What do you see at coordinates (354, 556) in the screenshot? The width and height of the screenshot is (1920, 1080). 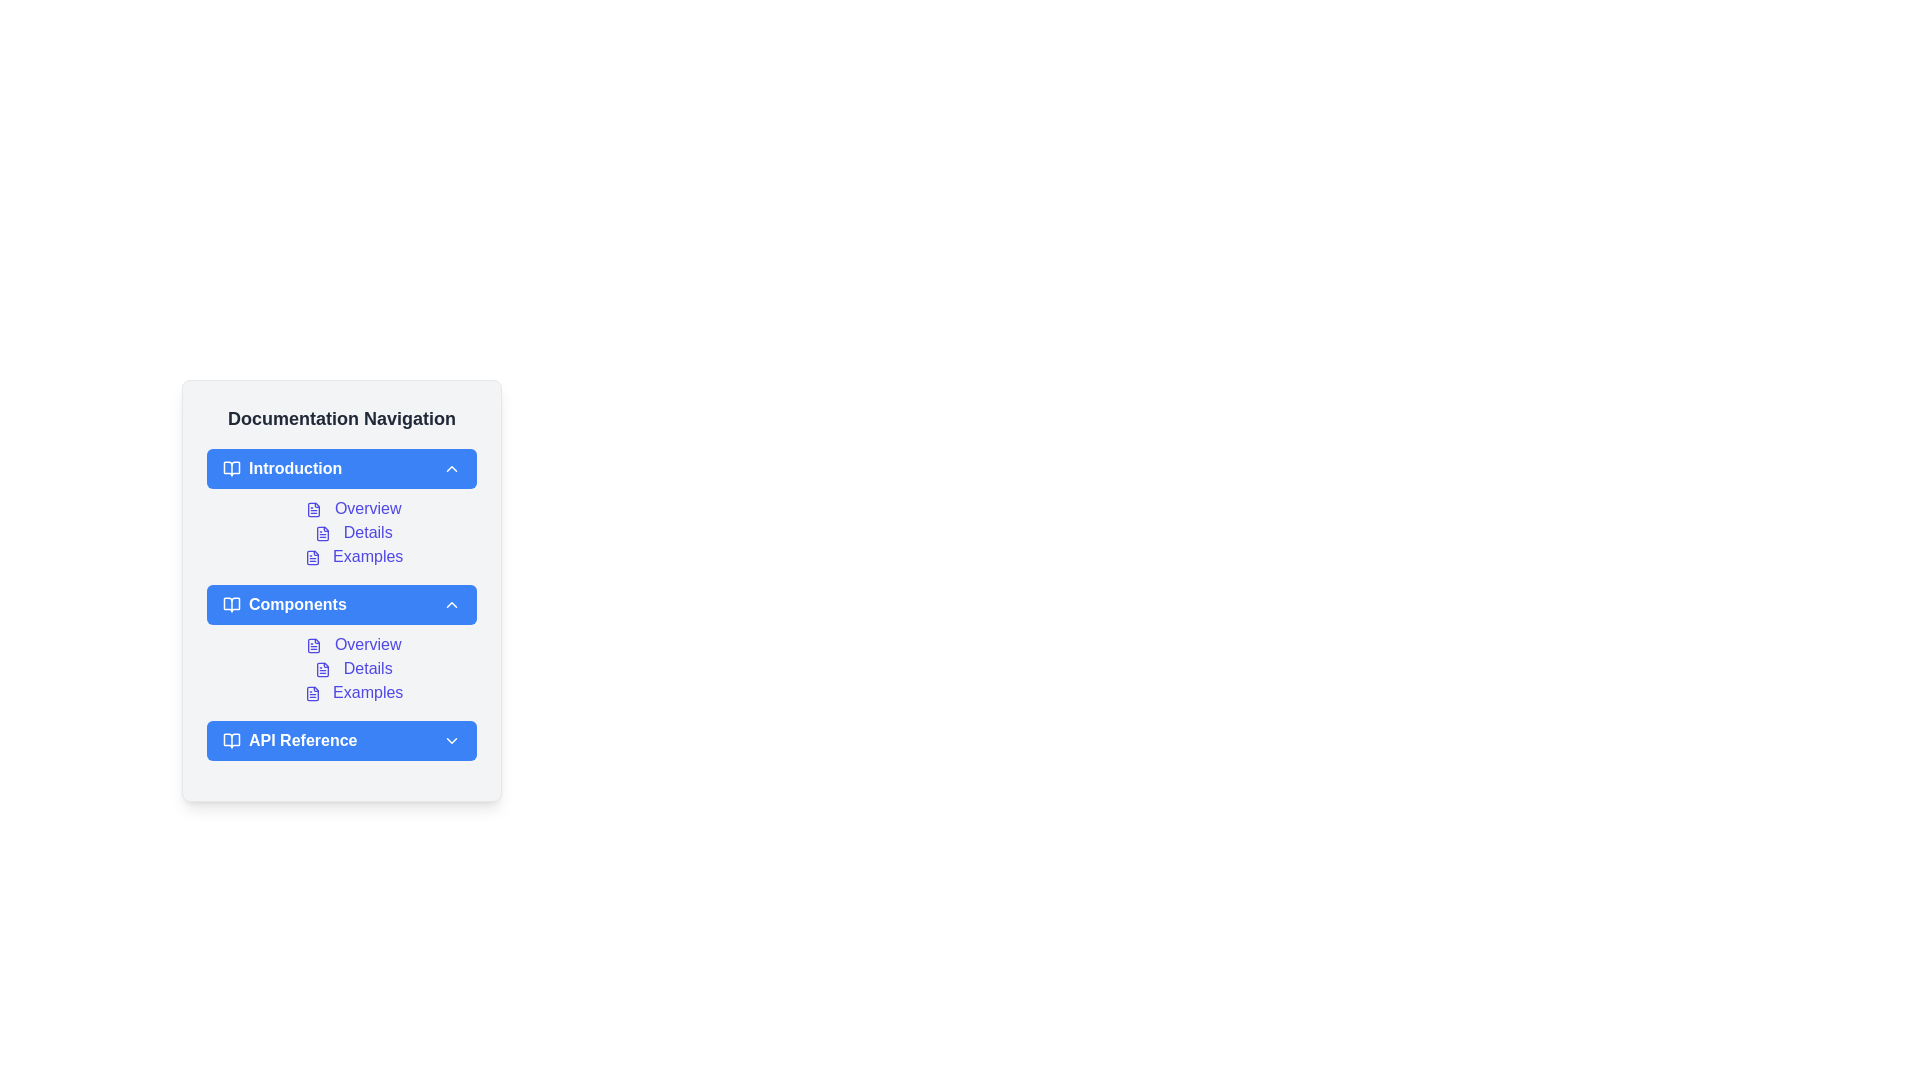 I see `the 'Examples' link, which is styled in indigo and underlined on hover, positioned below 'Details' and above subsequent content in the 'Introduction' section` at bounding box center [354, 556].